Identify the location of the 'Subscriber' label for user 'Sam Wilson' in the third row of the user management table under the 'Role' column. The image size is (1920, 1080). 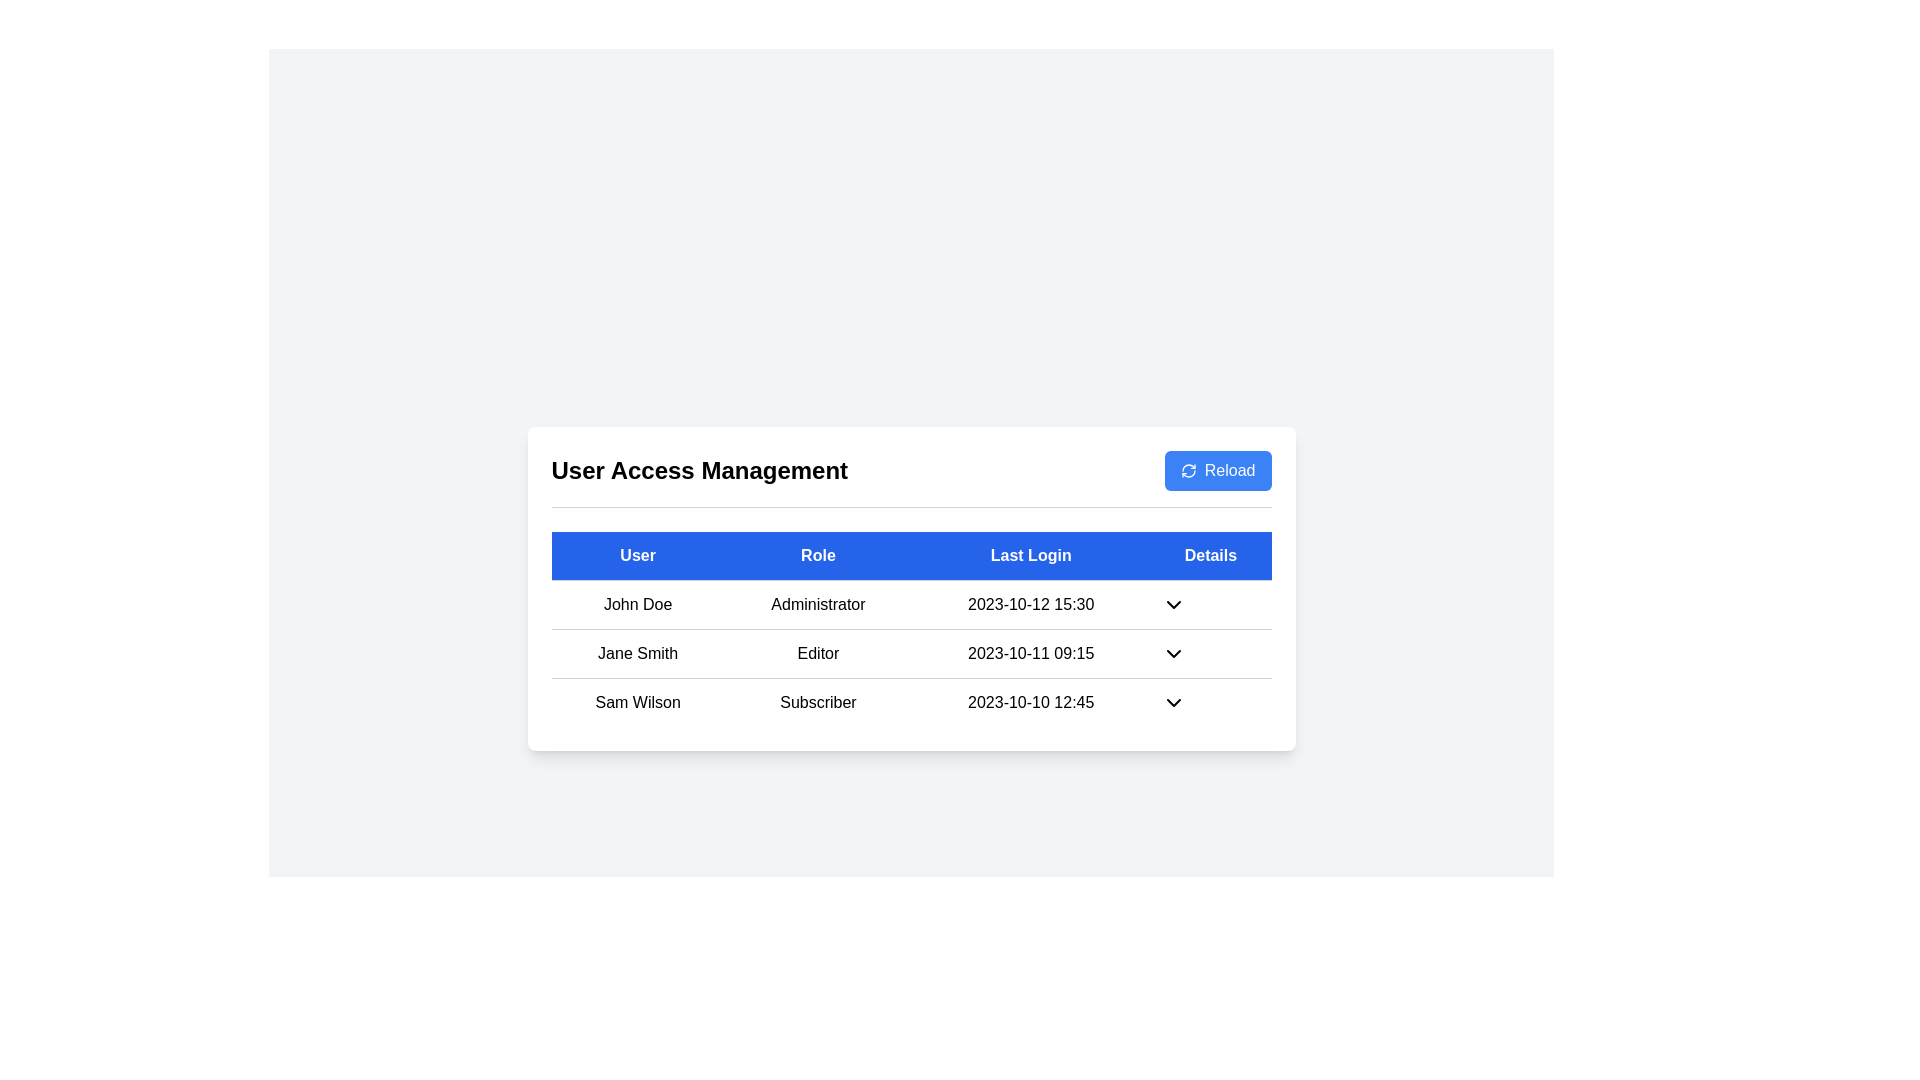
(818, 701).